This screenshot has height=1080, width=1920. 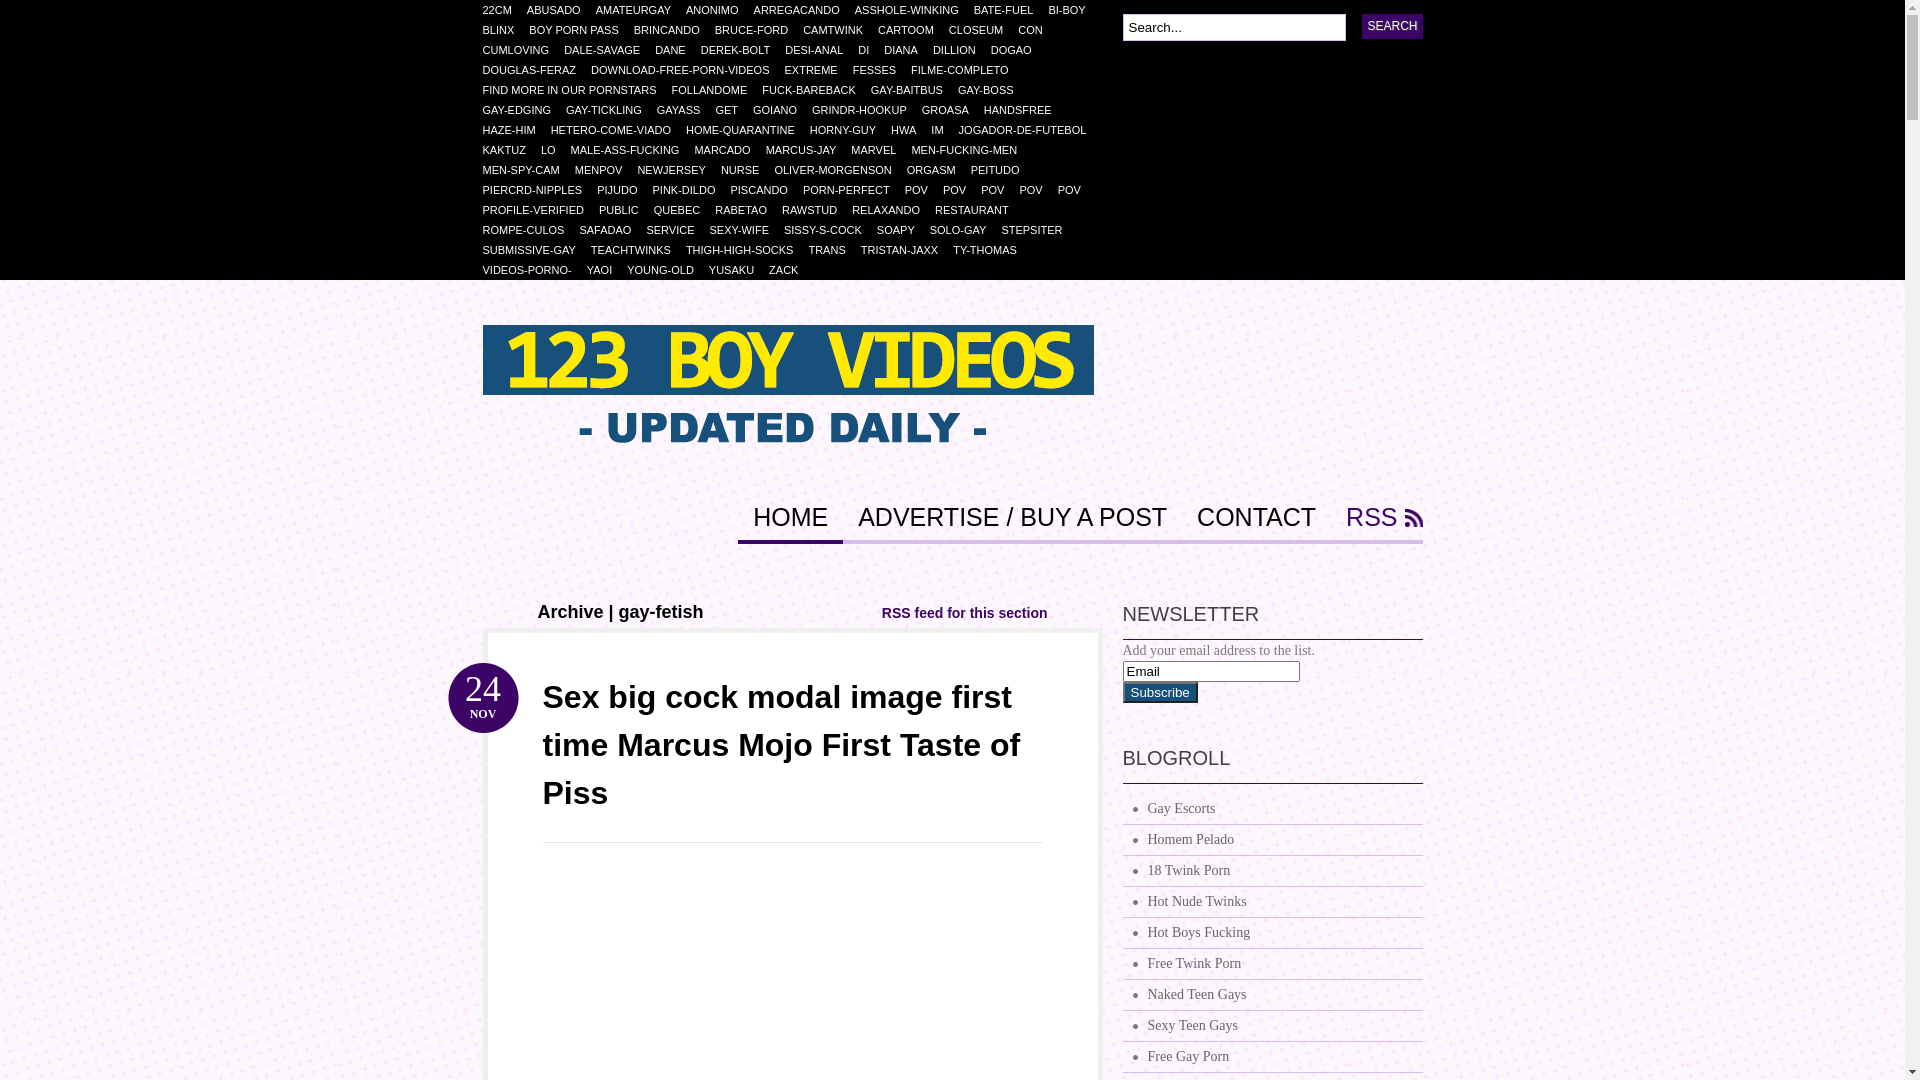 I want to click on 'POV', so click(x=980, y=189).